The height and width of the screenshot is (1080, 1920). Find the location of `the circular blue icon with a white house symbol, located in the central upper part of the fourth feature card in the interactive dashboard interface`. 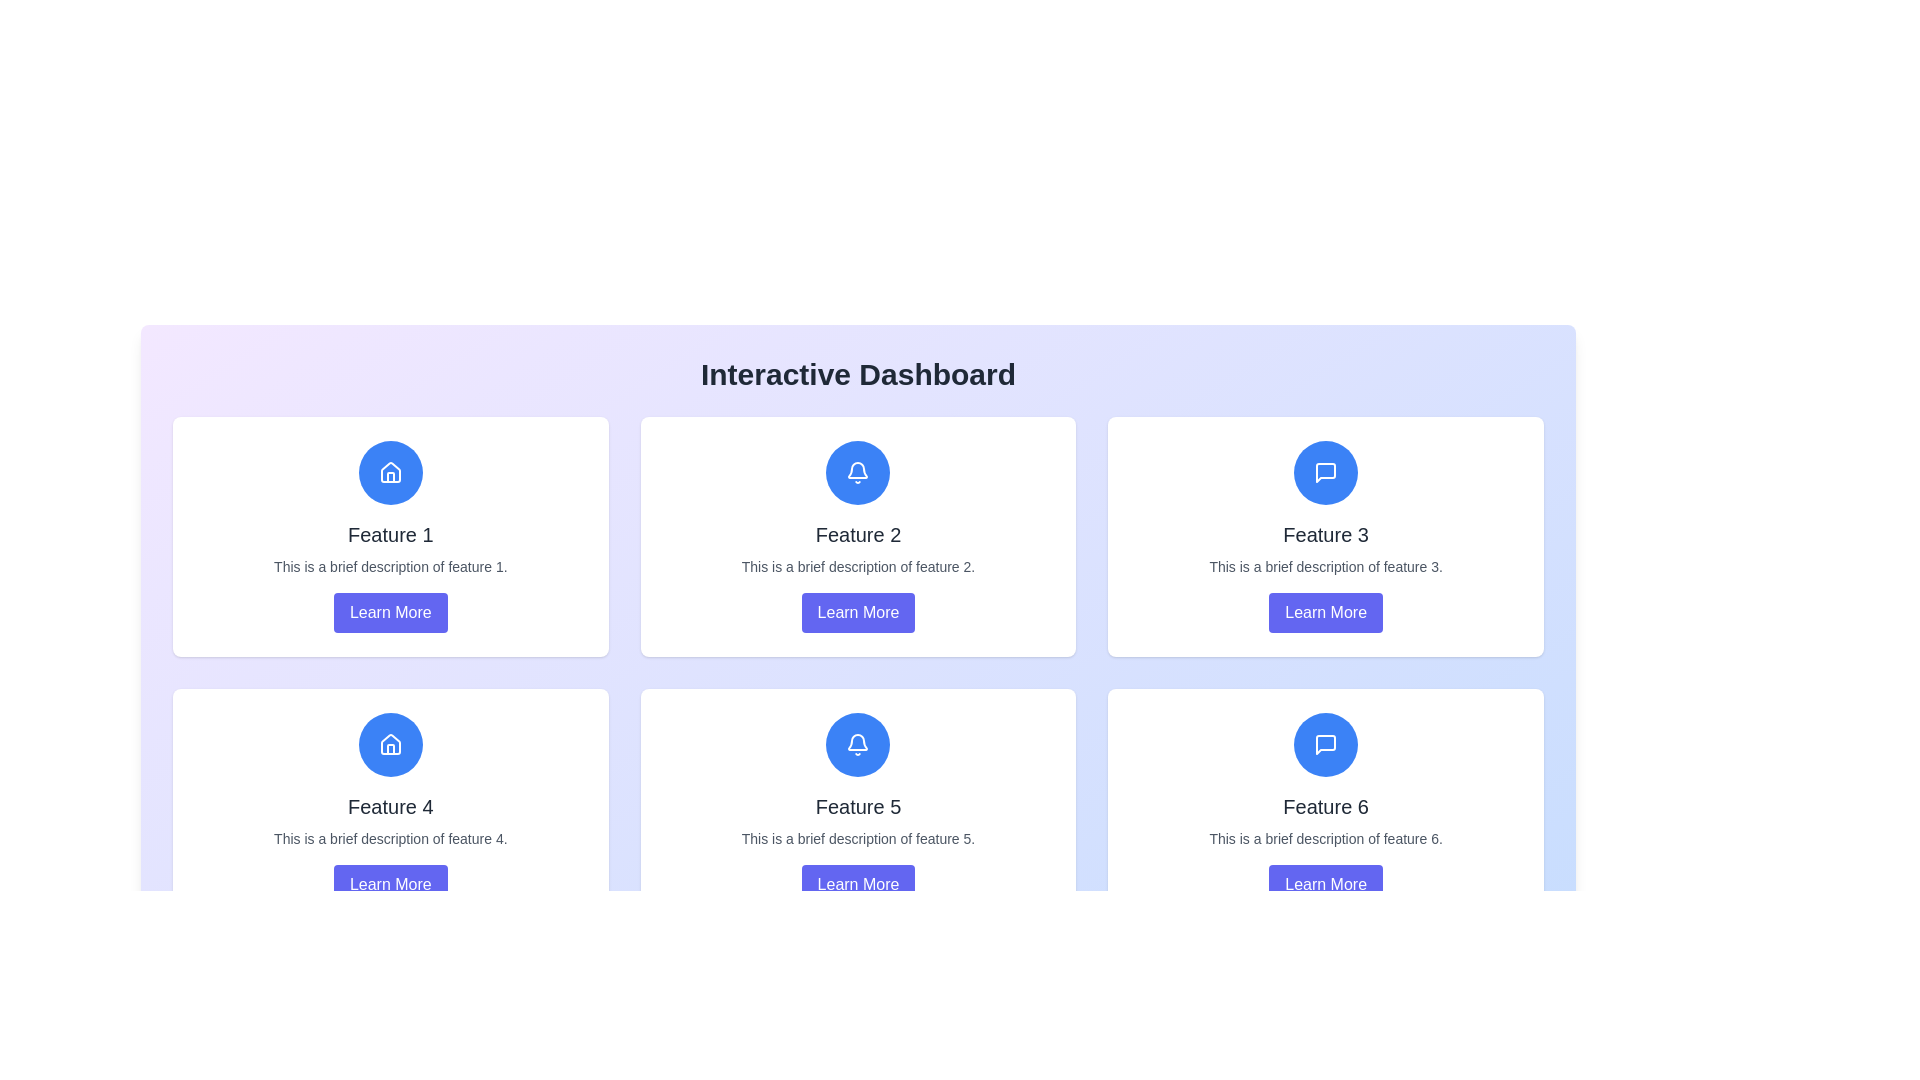

the circular blue icon with a white house symbol, located in the central upper part of the fourth feature card in the interactive dashboard interface is located at coordinates (390, 744).